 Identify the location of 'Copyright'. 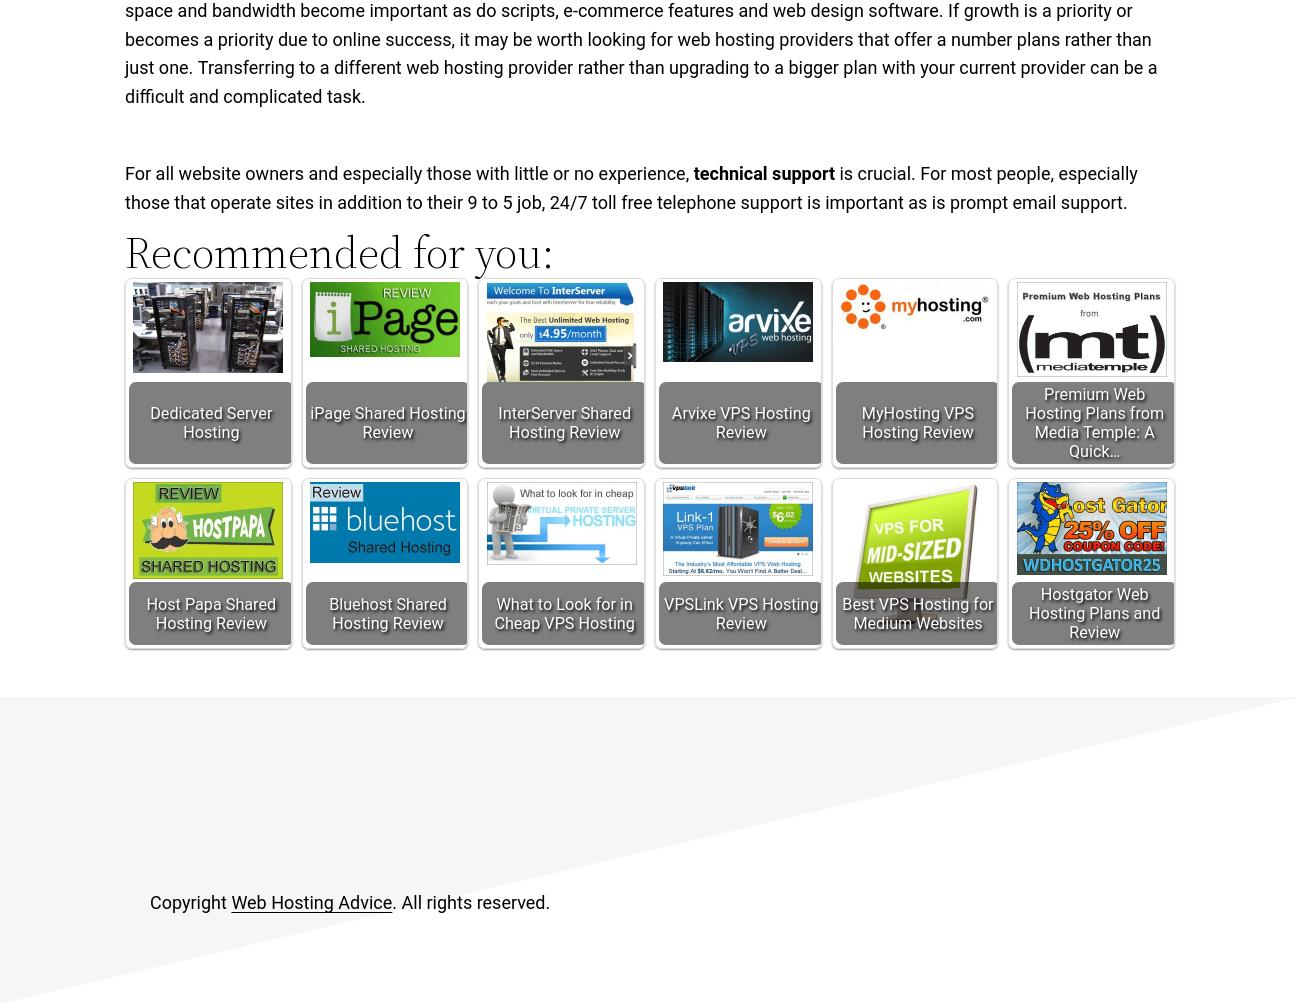
(190, 902).